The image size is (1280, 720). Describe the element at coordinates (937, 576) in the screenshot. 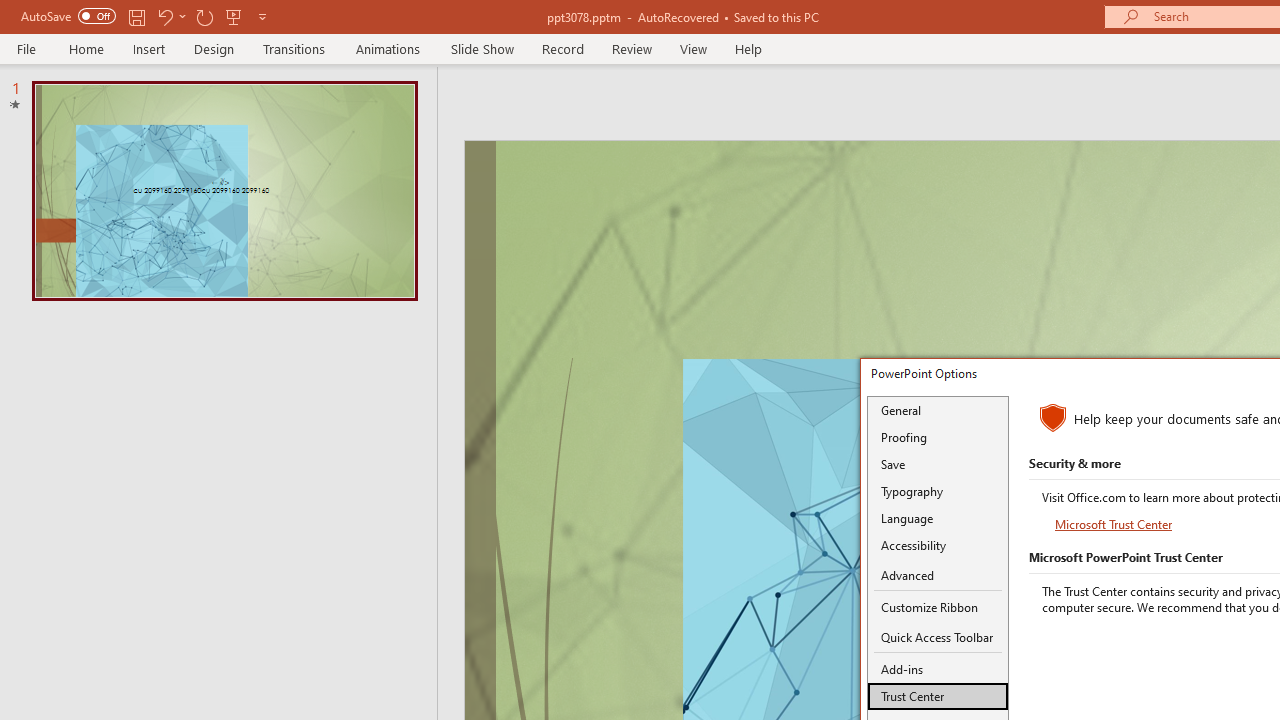

I see `'Advanced'` at that location.